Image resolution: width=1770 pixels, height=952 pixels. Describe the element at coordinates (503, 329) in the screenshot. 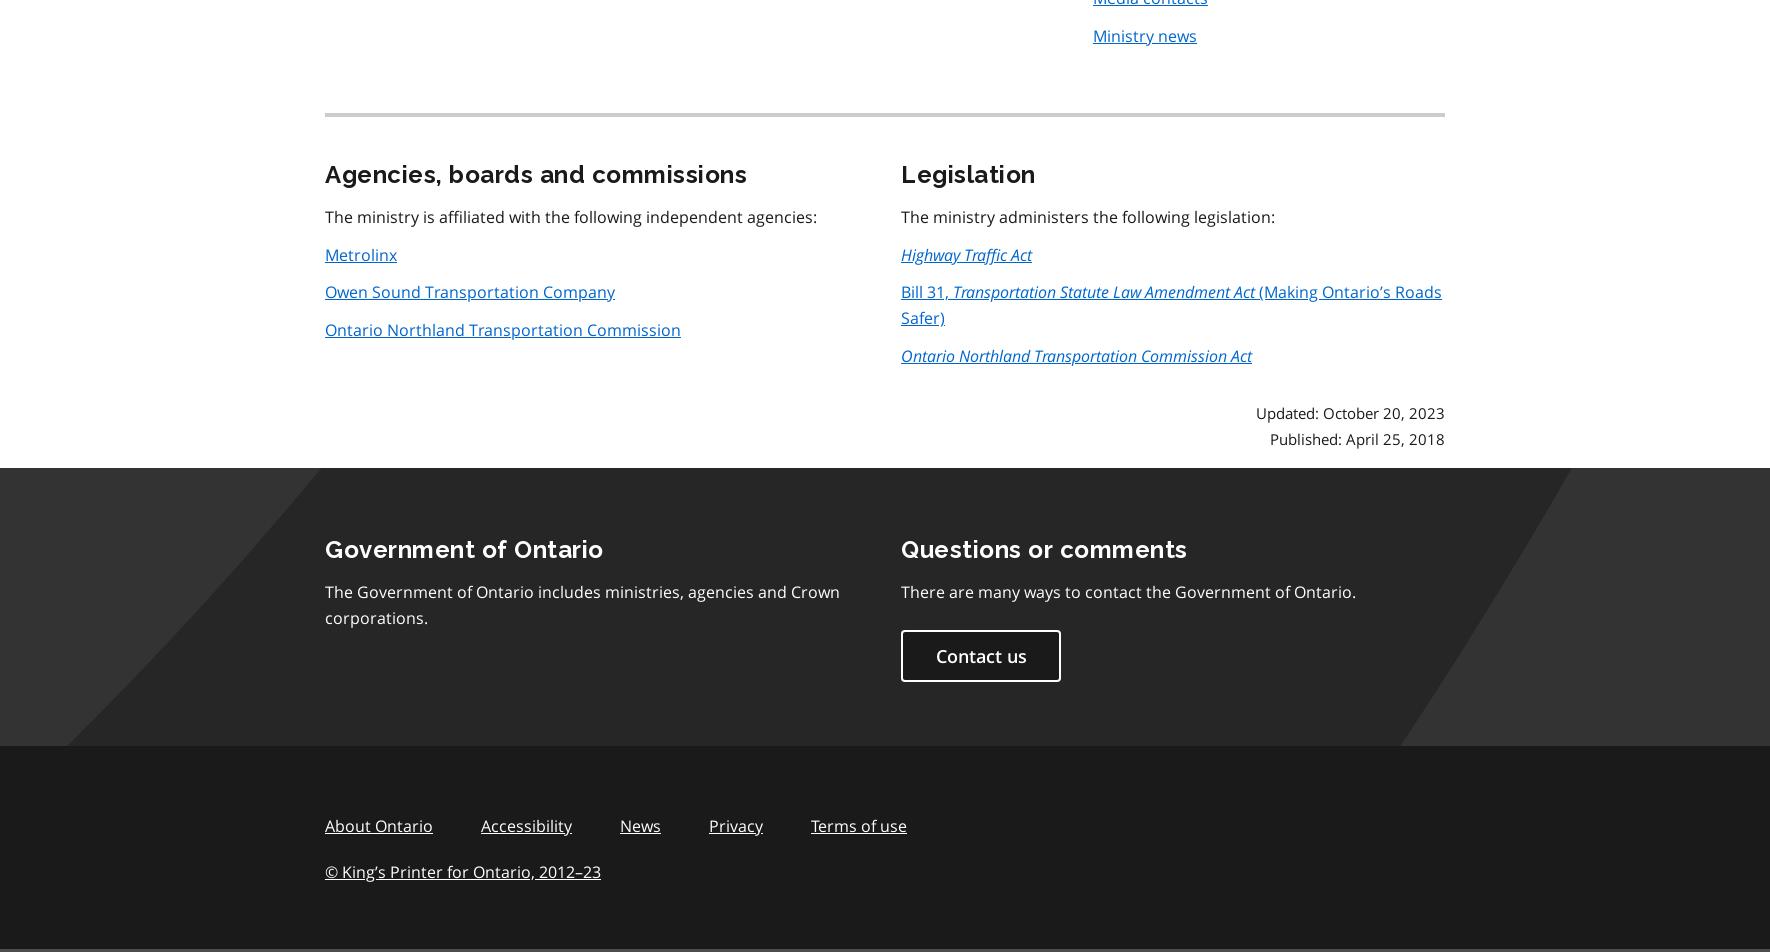

I see `'Ontario Northland Transportation Commission'` at that location.